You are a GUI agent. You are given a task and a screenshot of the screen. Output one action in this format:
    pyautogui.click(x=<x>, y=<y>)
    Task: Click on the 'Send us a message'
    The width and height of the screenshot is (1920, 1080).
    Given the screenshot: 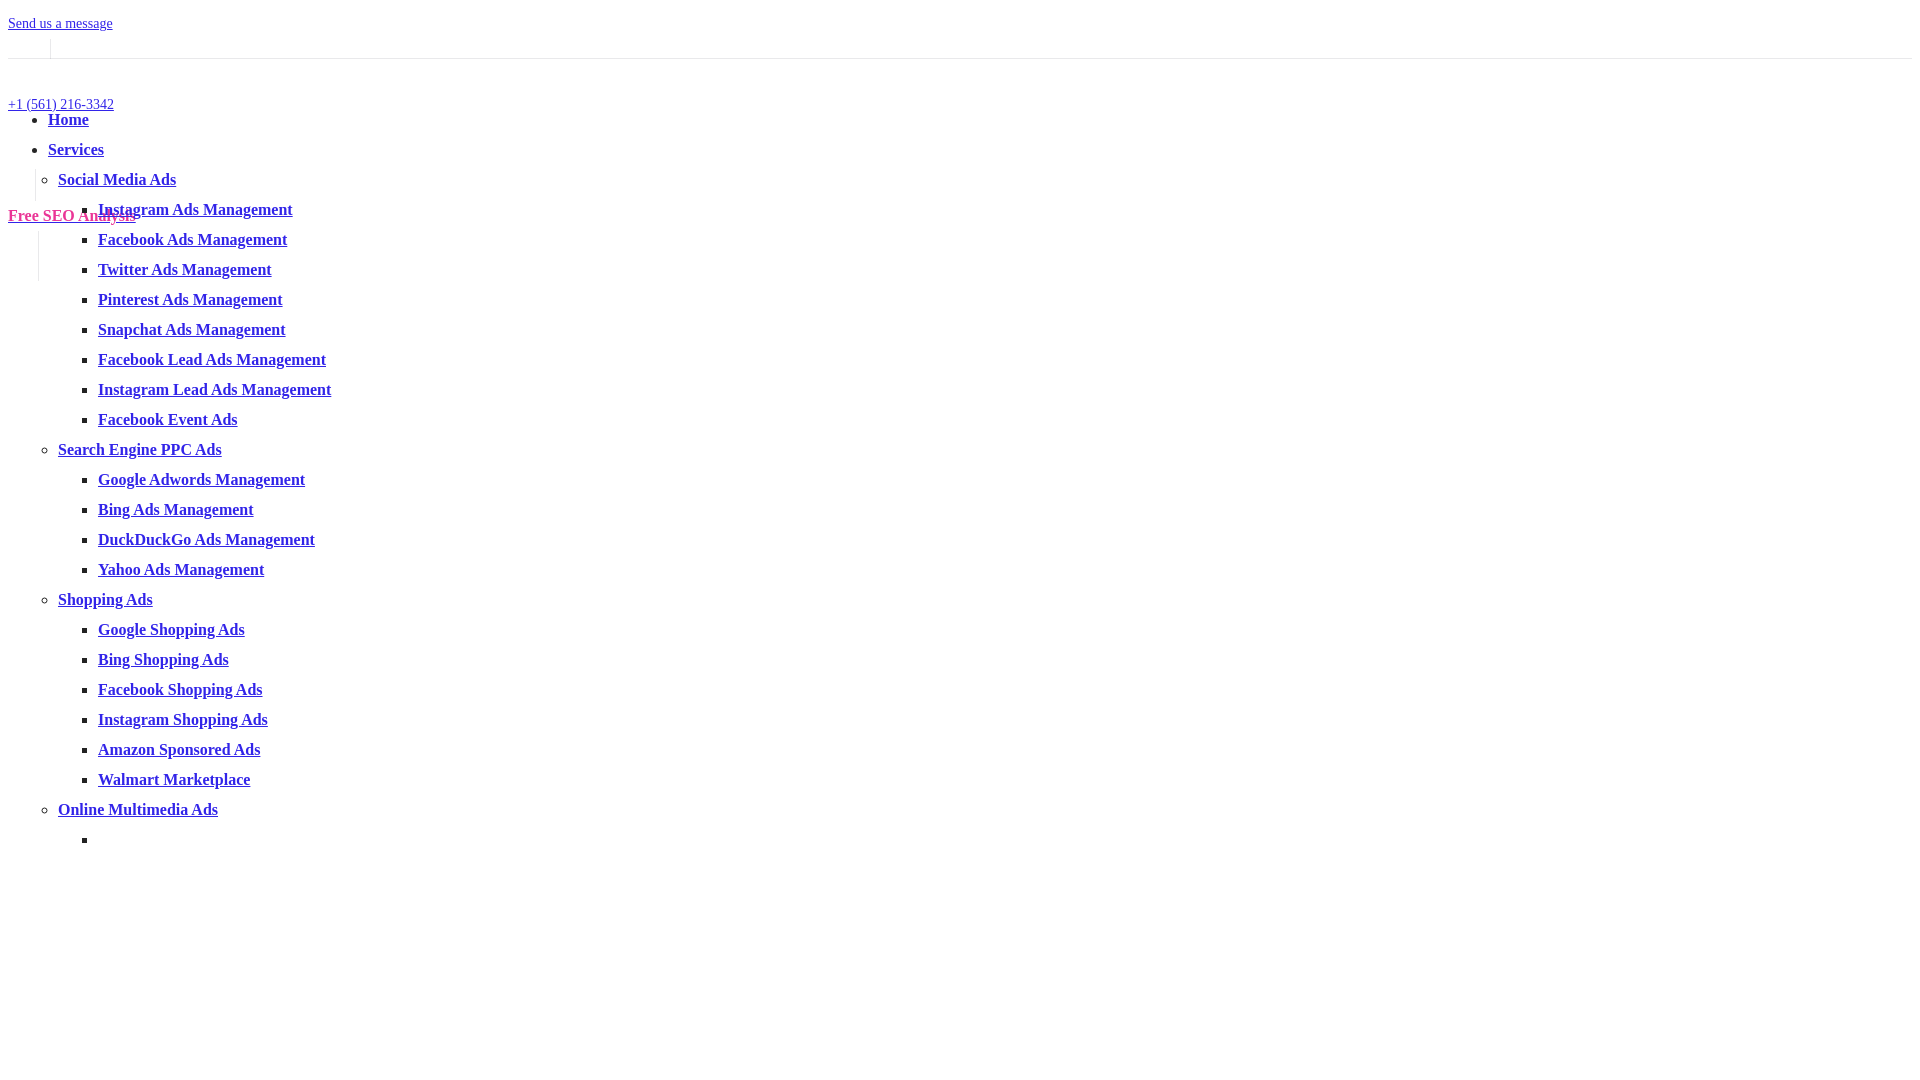 What is the action you would take?
    pyautogui.click(x=60, y=23)
    